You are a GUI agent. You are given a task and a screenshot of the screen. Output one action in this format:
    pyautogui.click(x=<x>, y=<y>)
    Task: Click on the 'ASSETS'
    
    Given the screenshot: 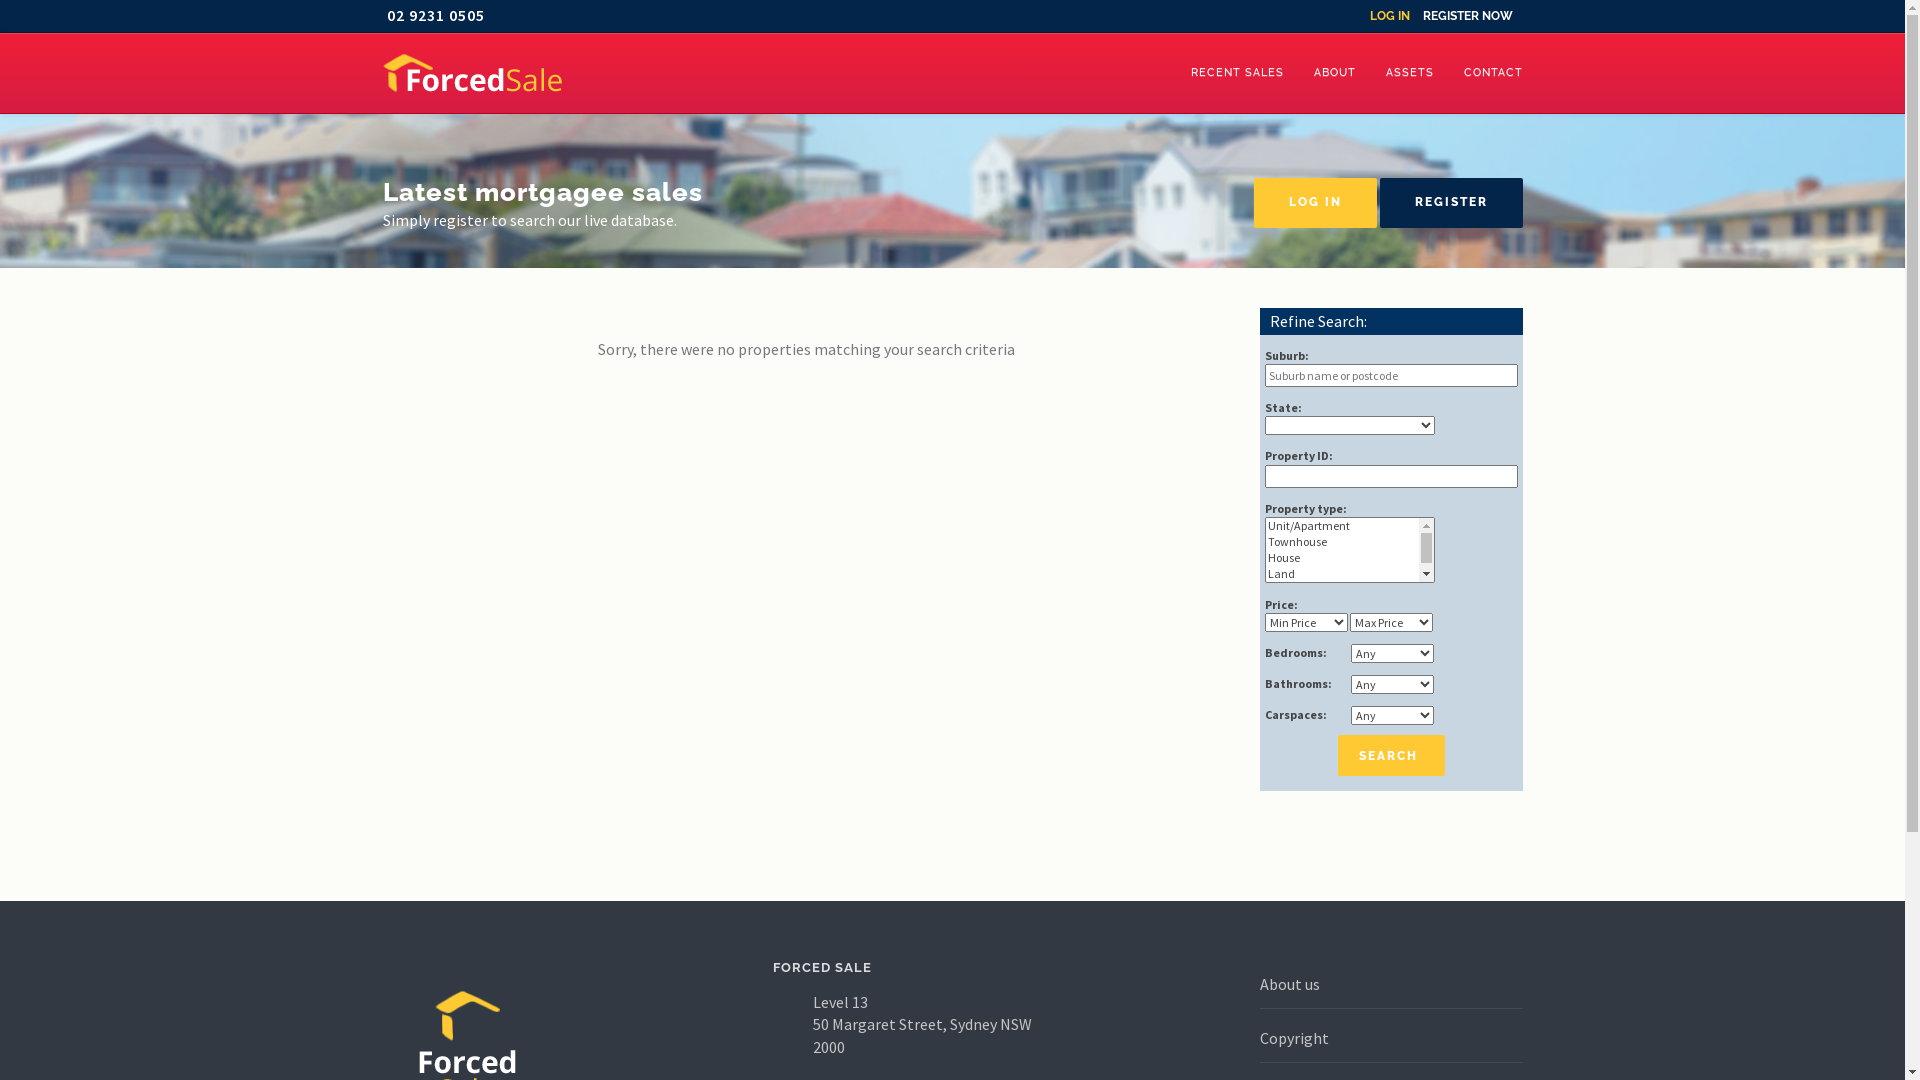 What is the action you would take?
    pyautogui.click(x=1408, y=72)
    